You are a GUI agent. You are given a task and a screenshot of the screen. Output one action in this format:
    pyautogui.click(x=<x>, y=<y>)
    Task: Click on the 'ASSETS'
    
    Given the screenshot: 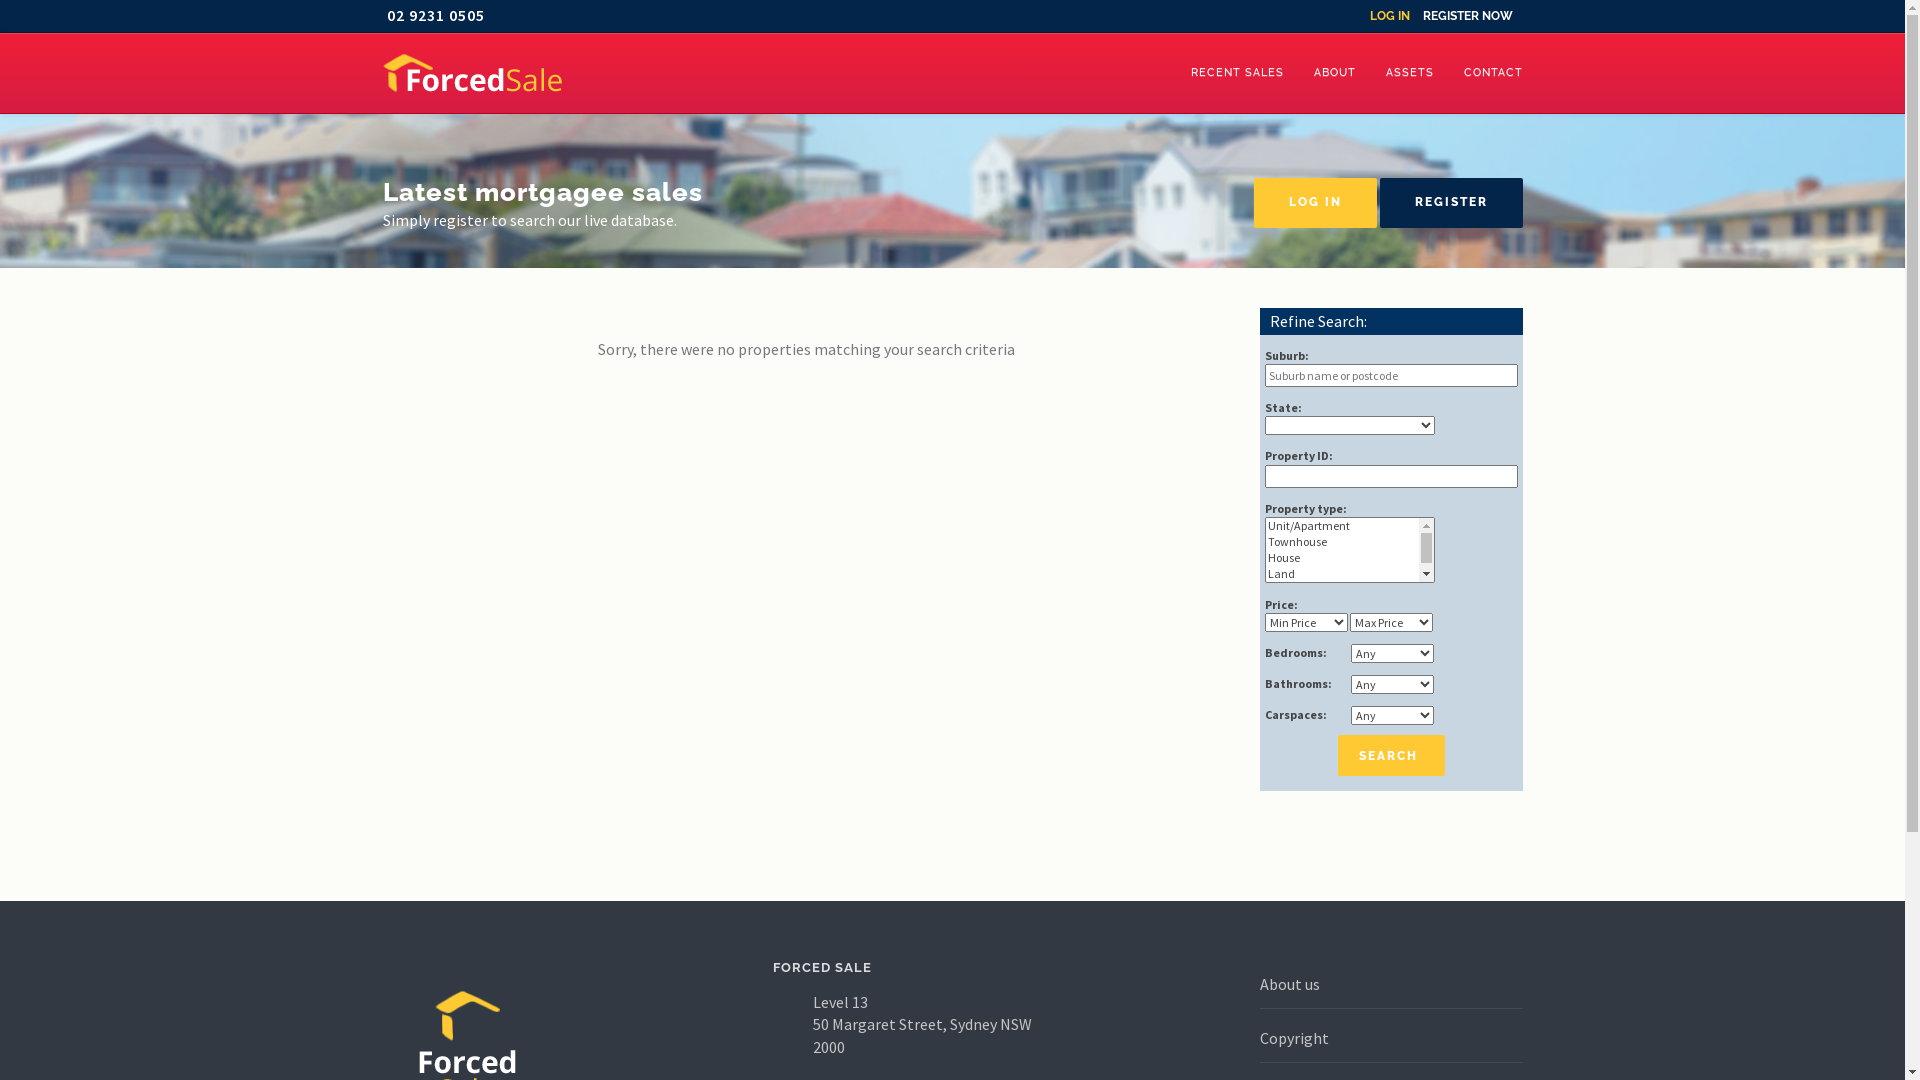 What is the action you would take?
    pyautogui.click(x=1408, y=72)
    